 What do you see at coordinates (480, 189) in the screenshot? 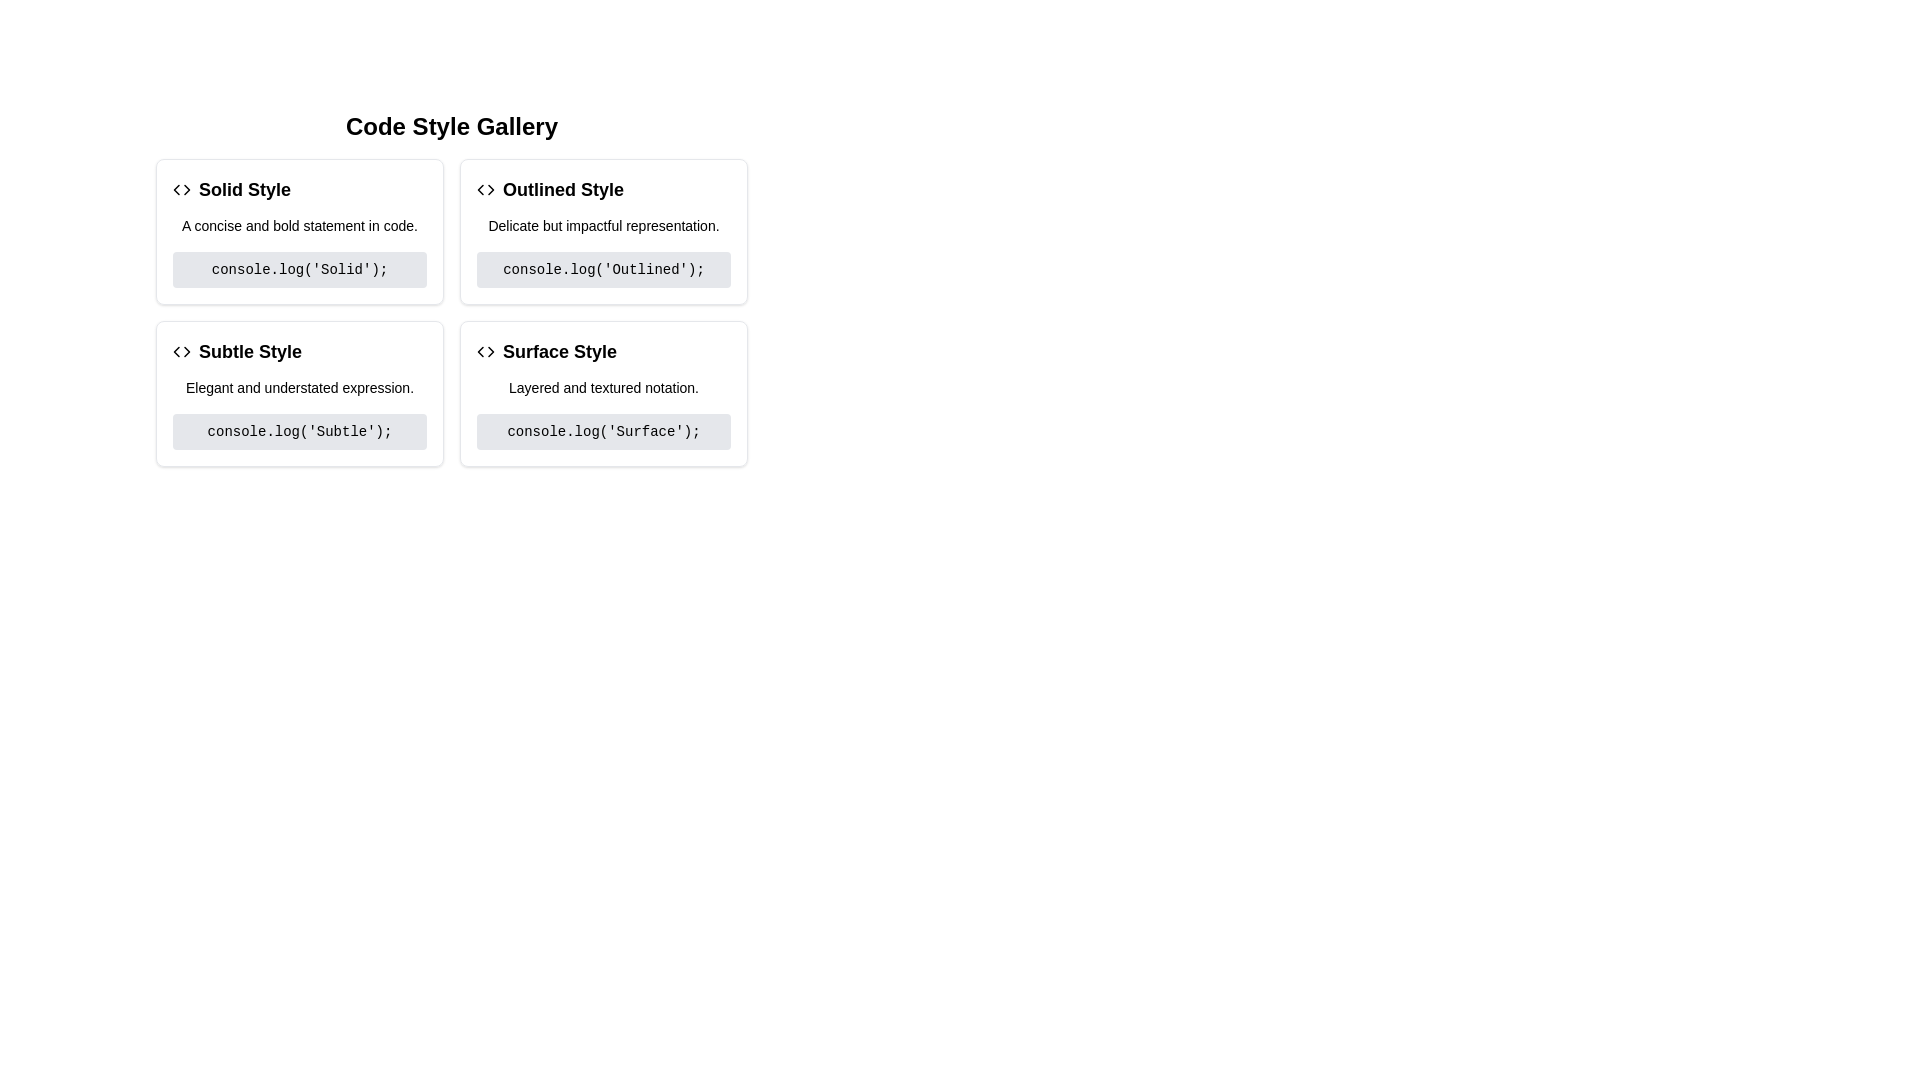
I see `the left-pointing arrow icon in the 'Outlined Style' section of the interface` at bounding box center [480, 189].